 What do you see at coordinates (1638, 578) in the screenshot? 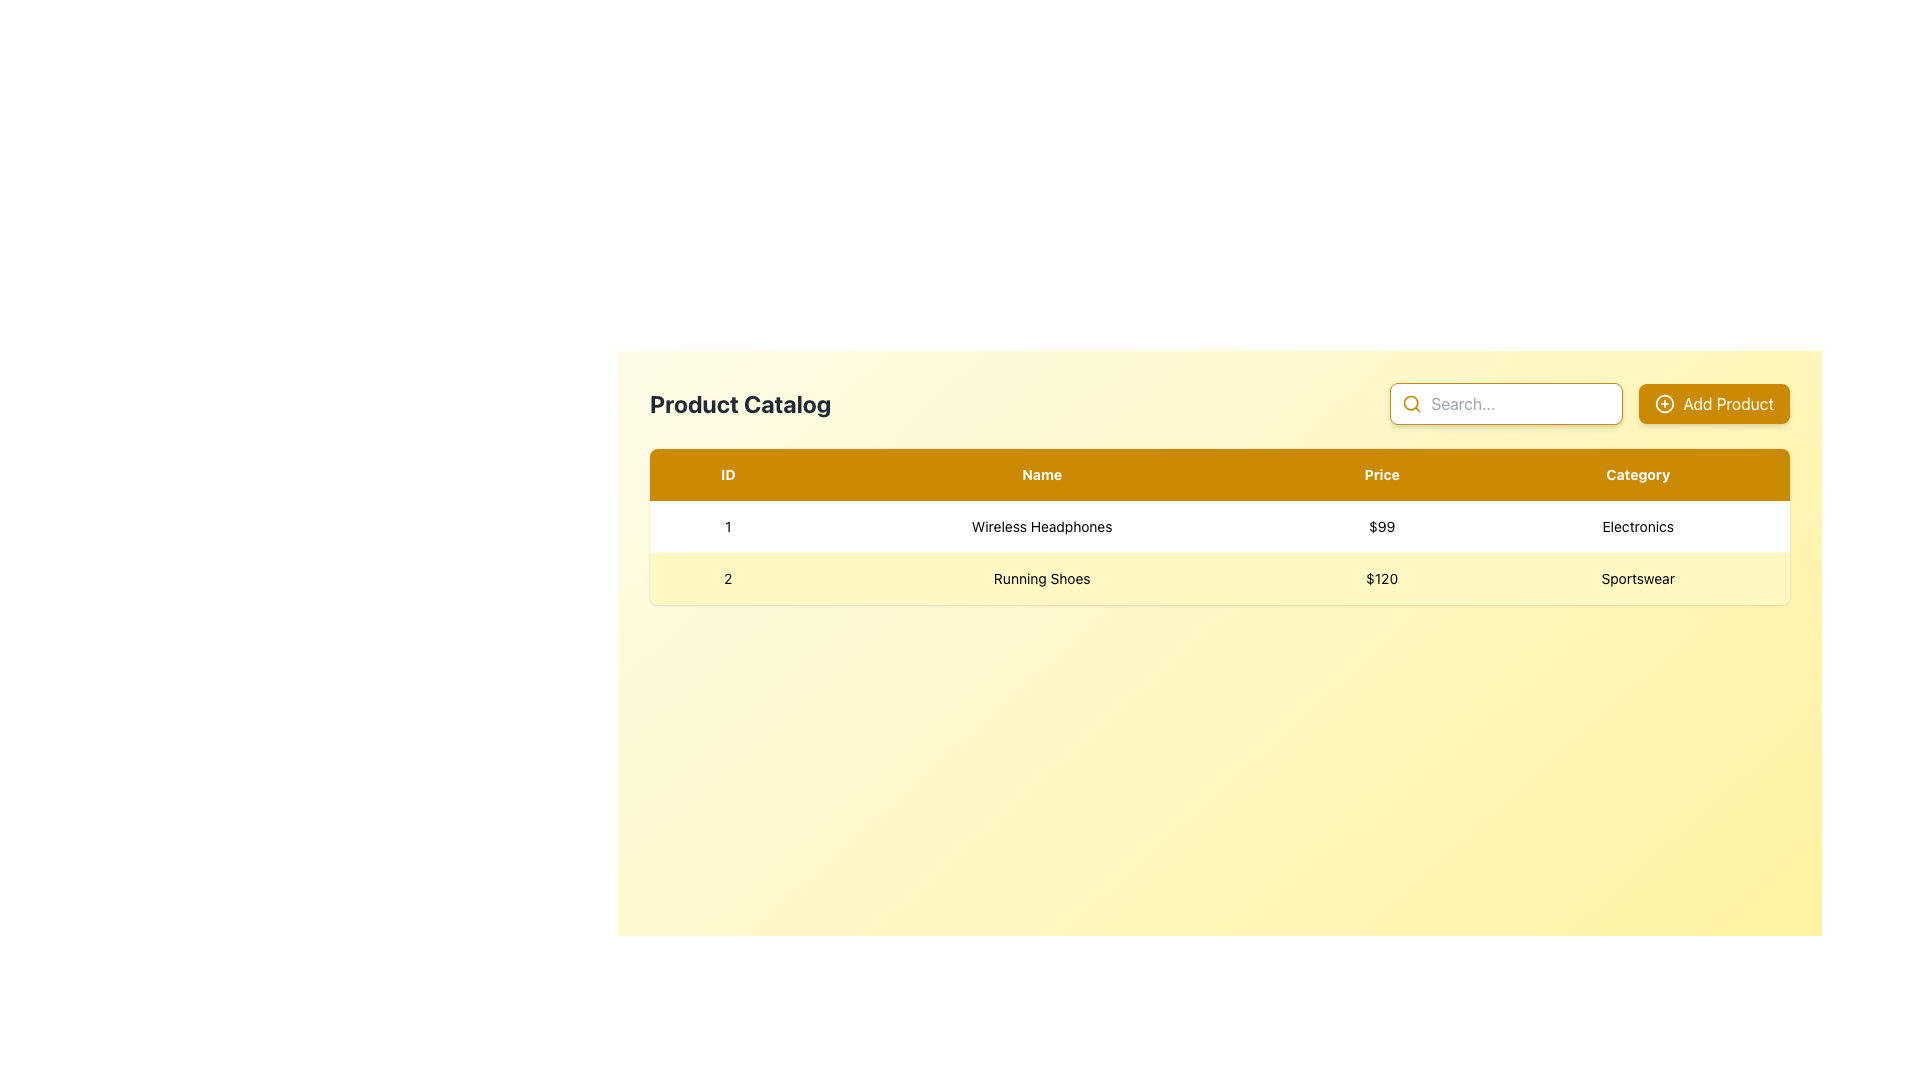
I see `the 'Sportswear' text label` at bounding box center [1638, 578].